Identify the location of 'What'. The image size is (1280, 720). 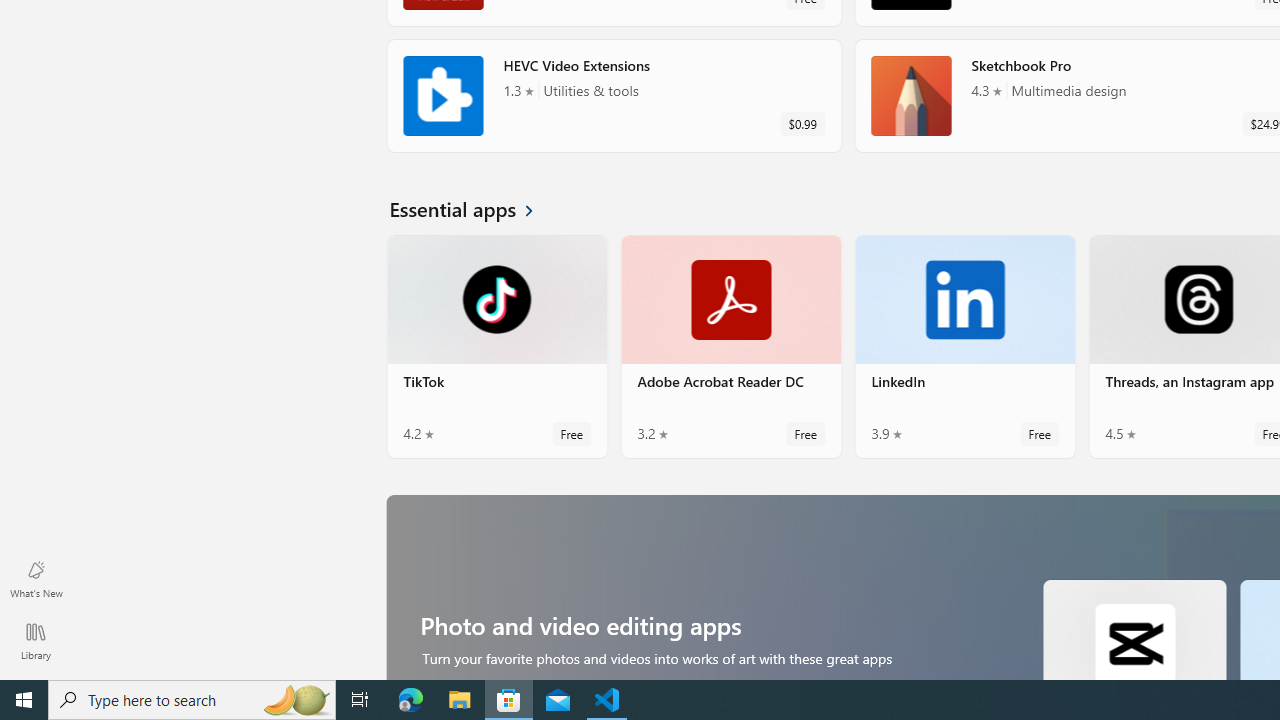
(35, 578).